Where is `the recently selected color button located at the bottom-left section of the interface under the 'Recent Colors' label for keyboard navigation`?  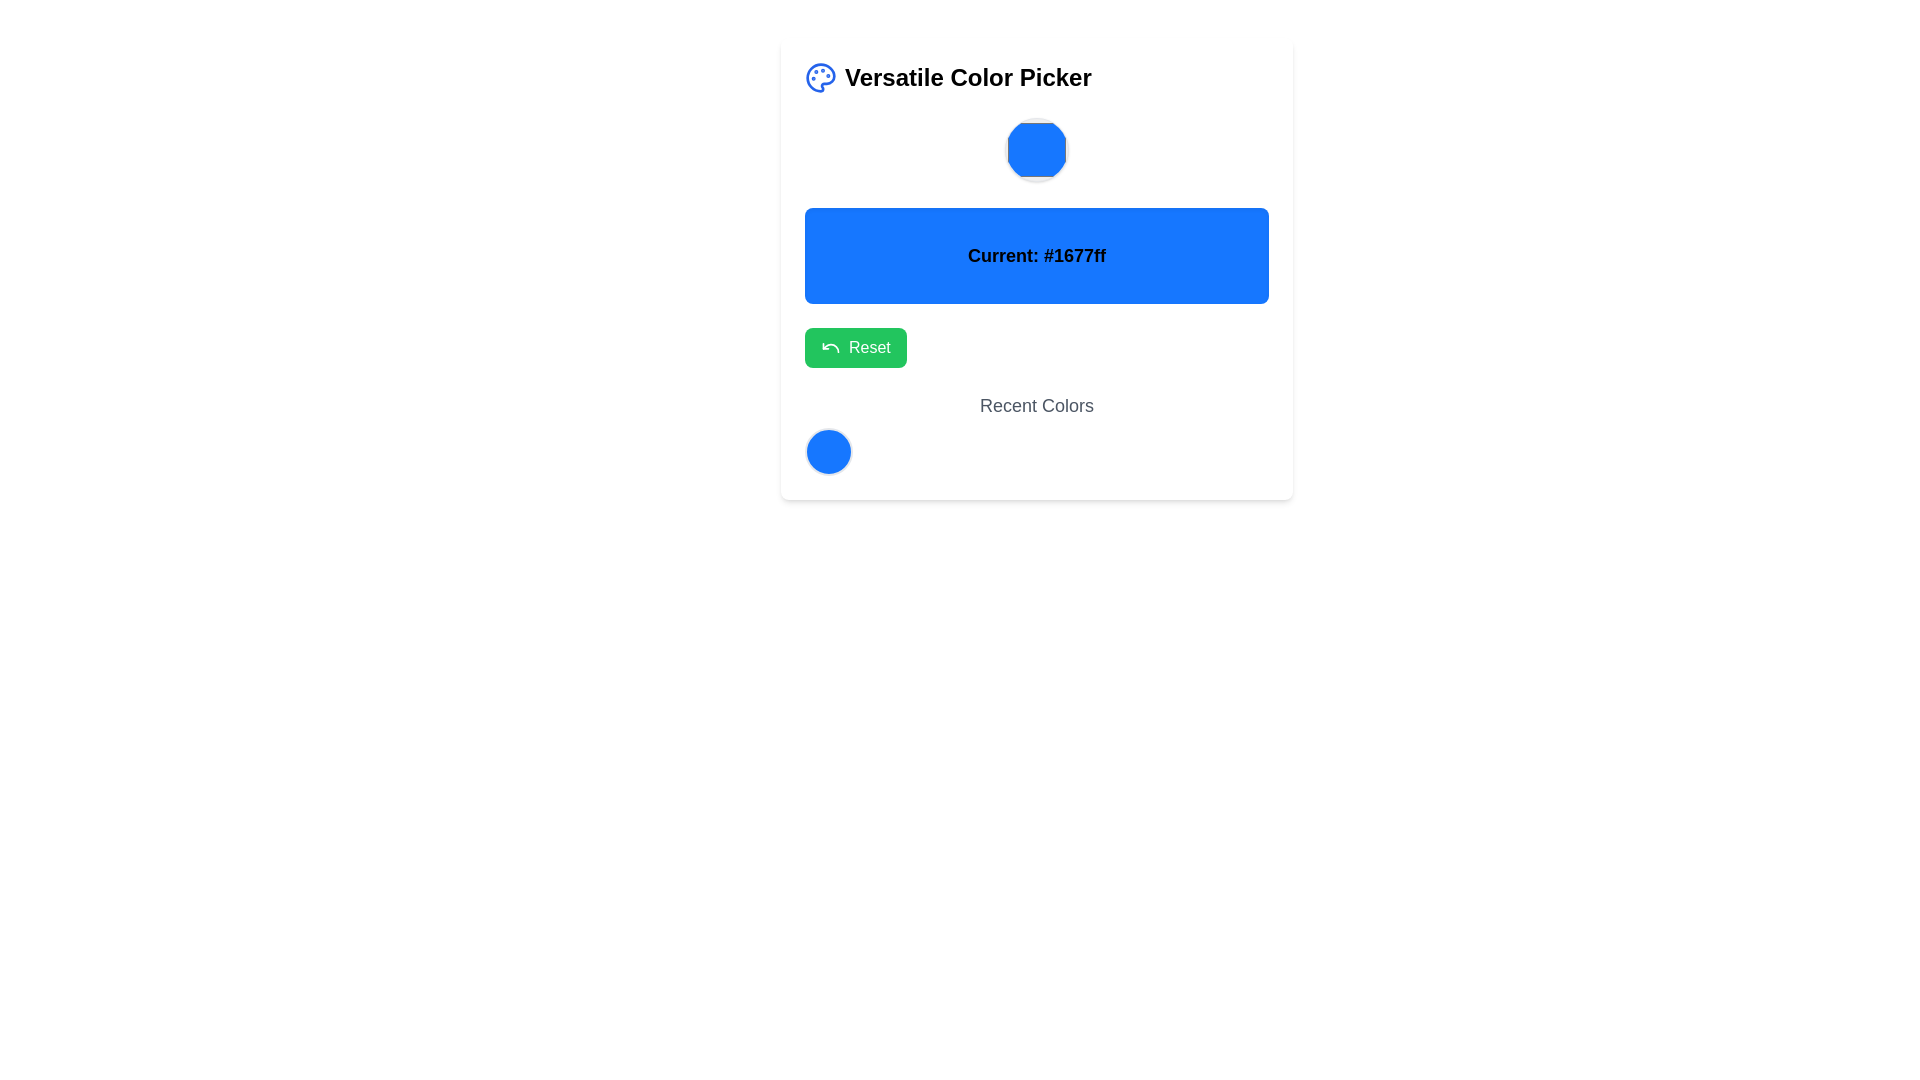
the recently selected color button located at the bottom-left section of the interface under the 'Recent Colors' label for keyboard navigation is located at coordinates (829, 451).